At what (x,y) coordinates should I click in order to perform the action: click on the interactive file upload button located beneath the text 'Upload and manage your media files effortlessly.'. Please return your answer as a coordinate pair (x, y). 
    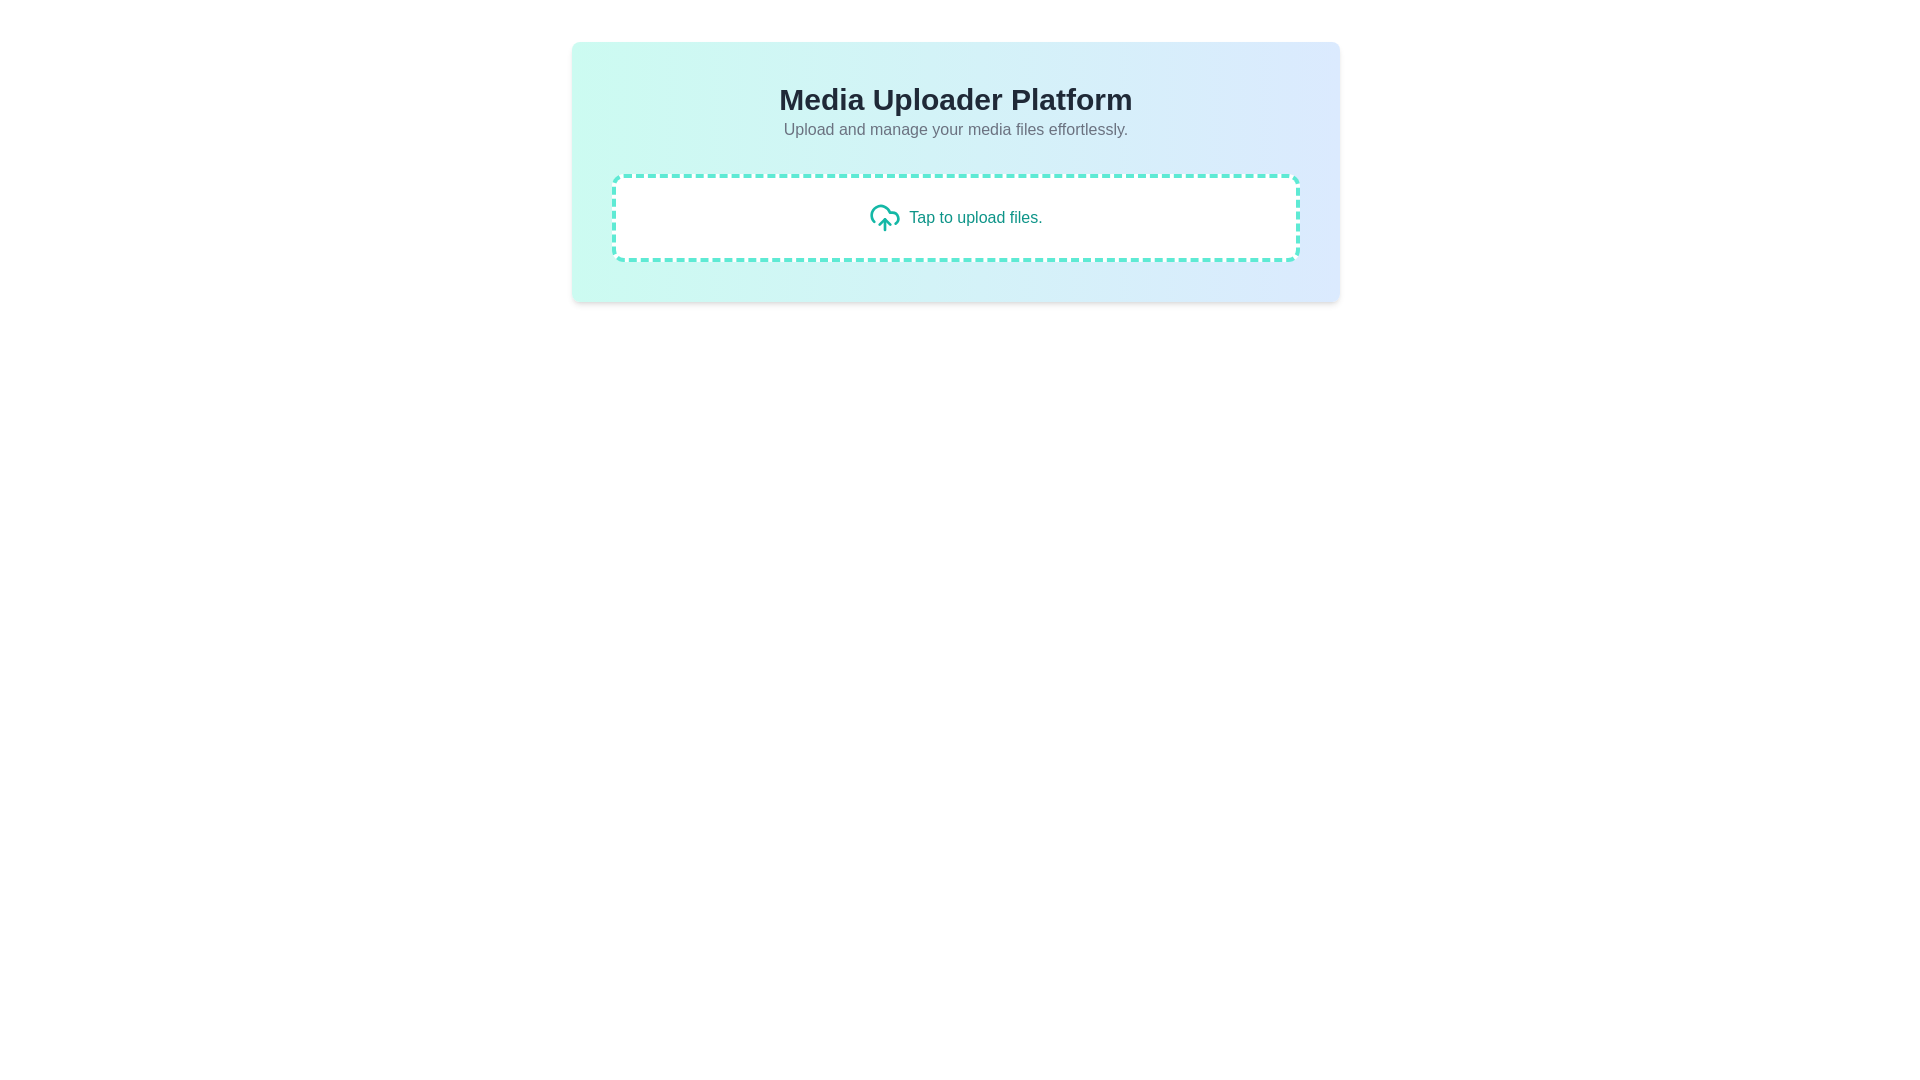
    Looking at the image, I should click on (954, 218).